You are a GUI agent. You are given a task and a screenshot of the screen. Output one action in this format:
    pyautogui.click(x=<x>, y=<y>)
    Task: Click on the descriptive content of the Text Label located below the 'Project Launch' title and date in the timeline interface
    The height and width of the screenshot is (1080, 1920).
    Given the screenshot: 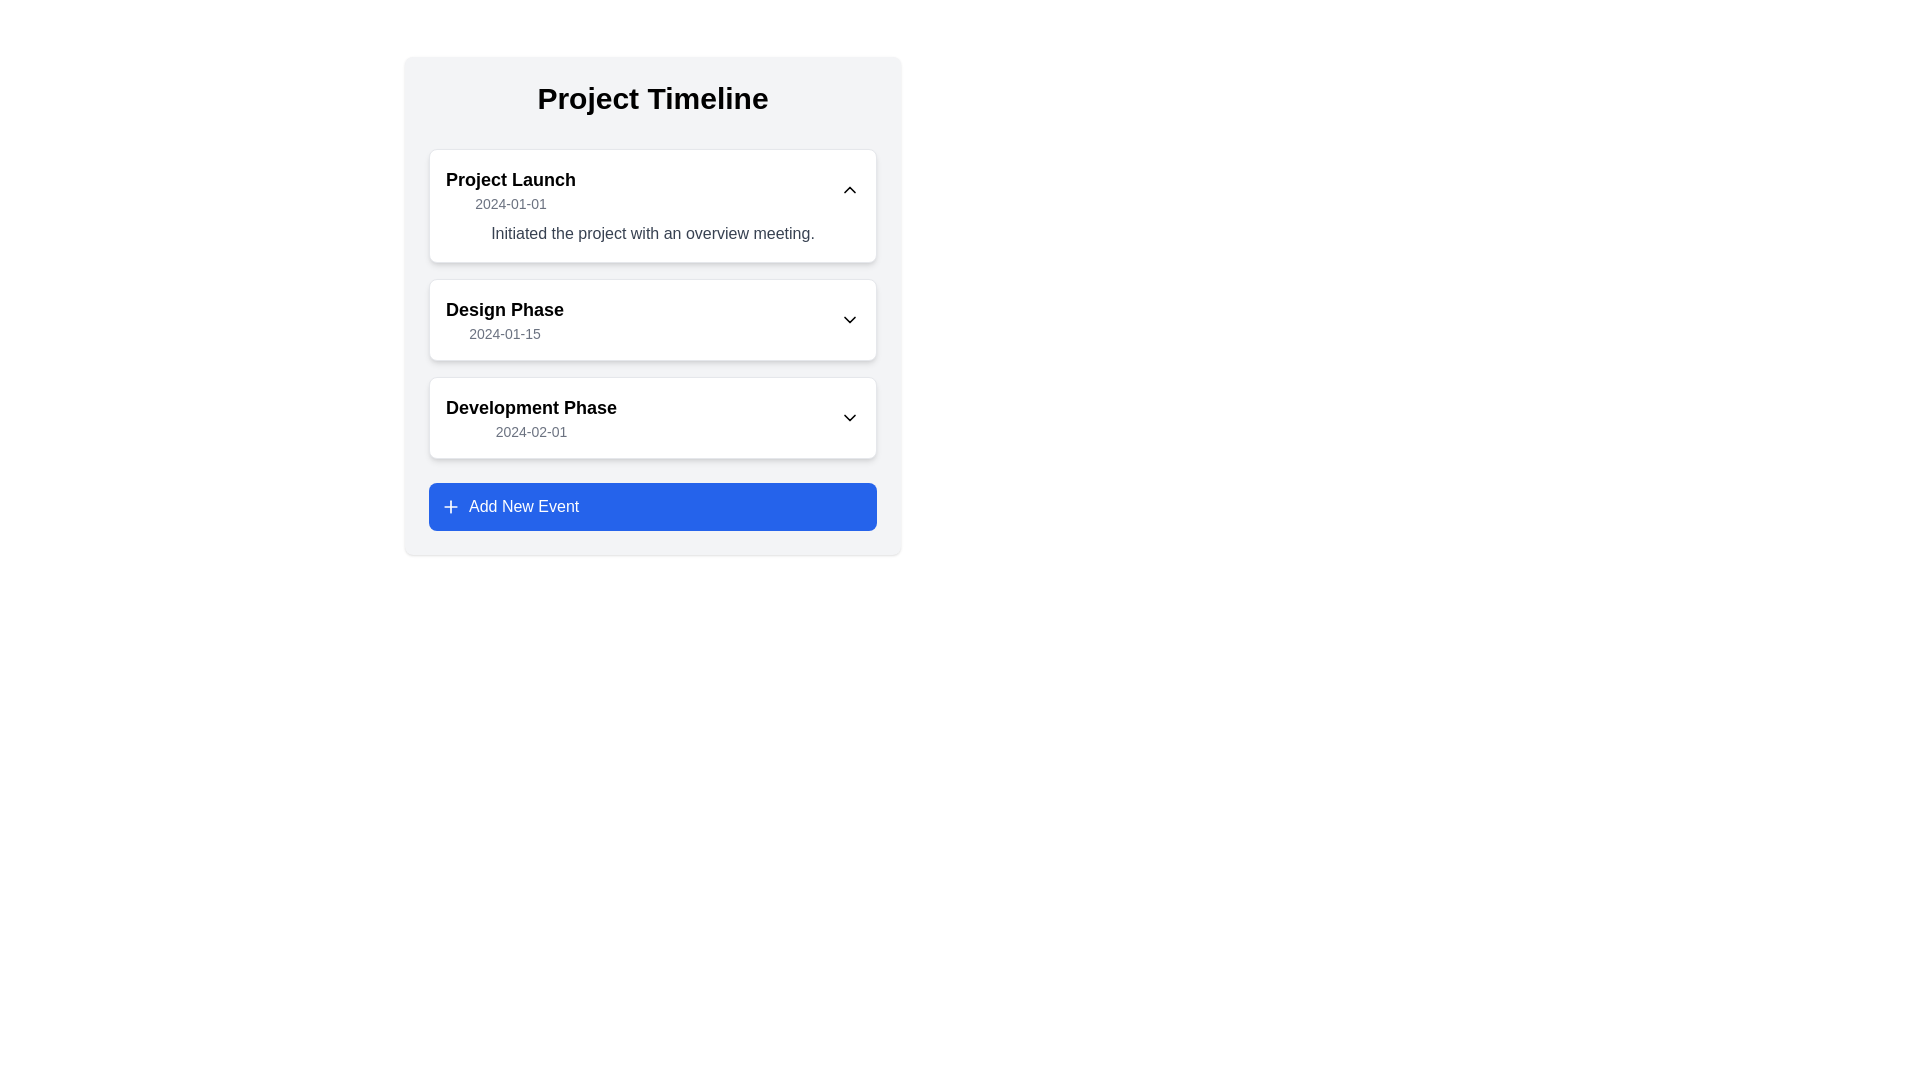 What is the action you would take?
    pyautogui.click(x=652, y=233)
    